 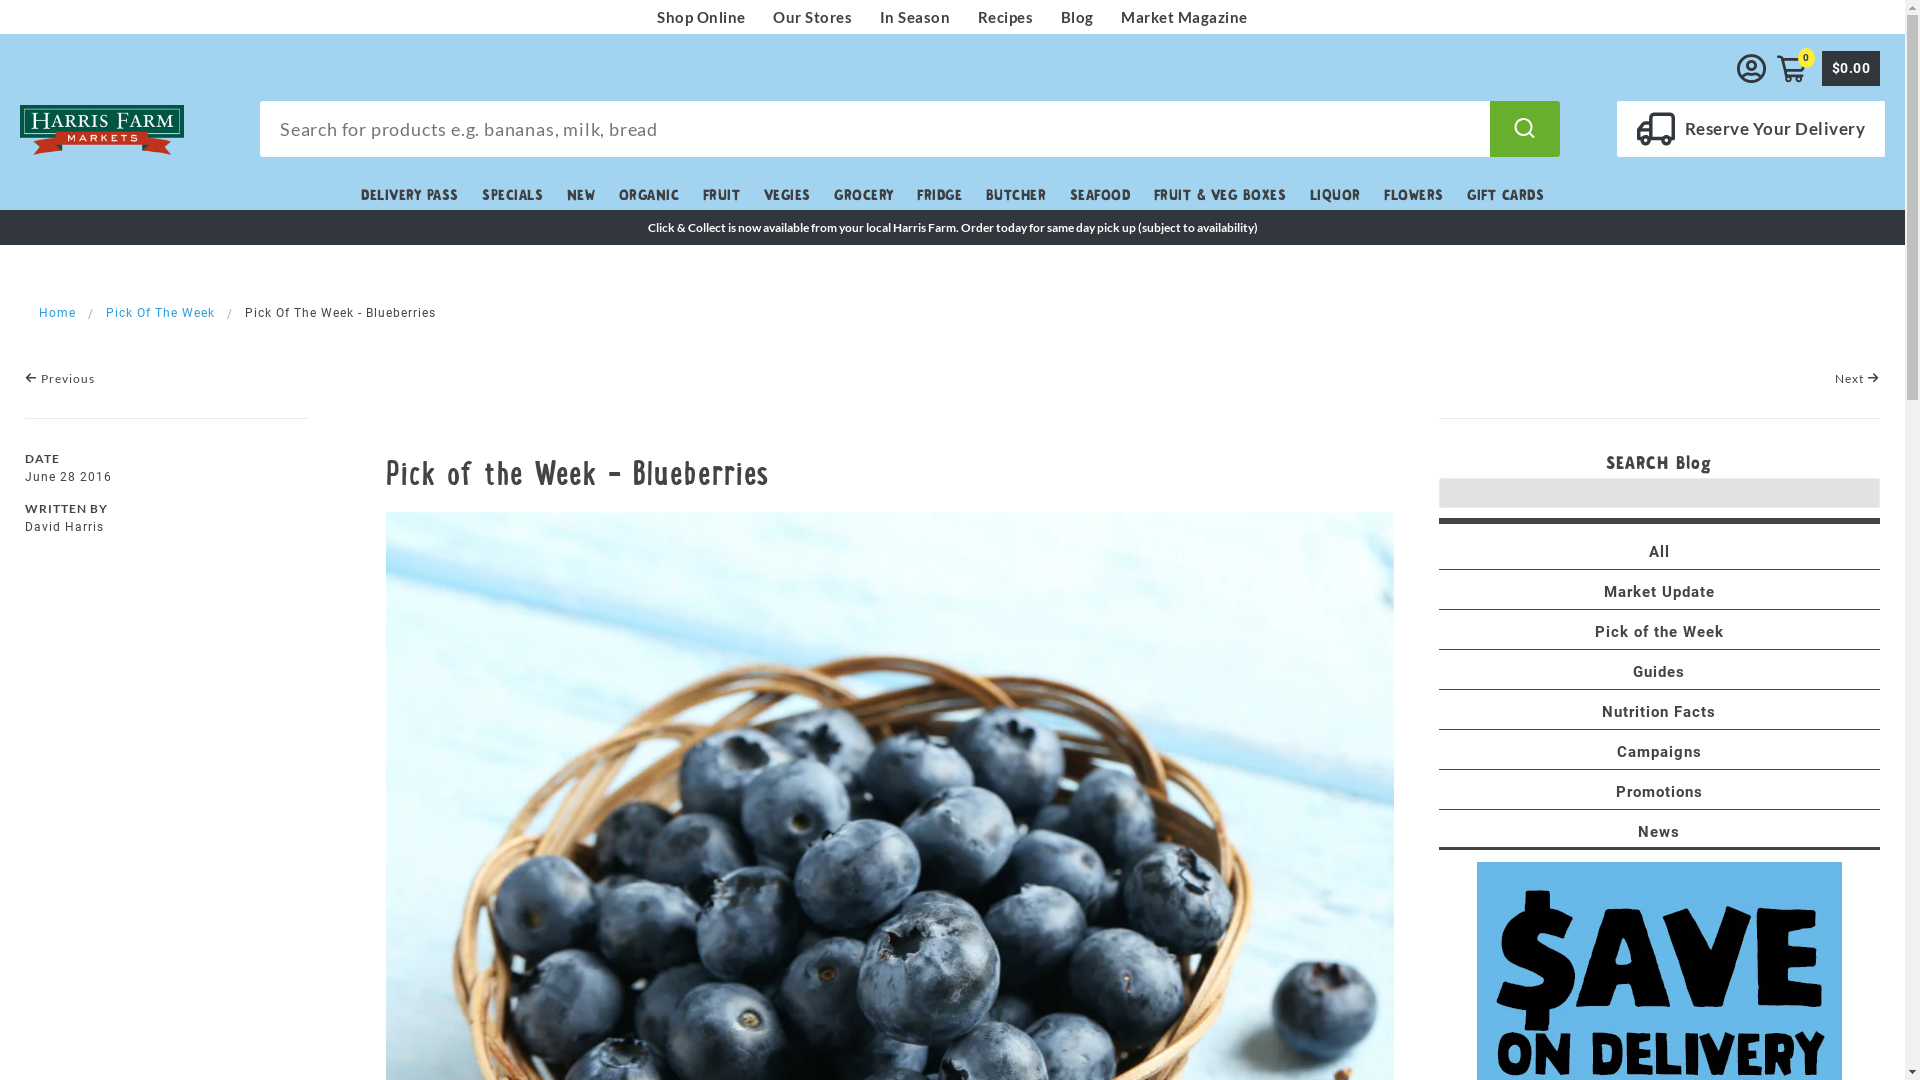 What do you see at coordinates (1335, 195) in the screenshot?
I see `'LIQUOR'` at bounding box center [1335, 195].